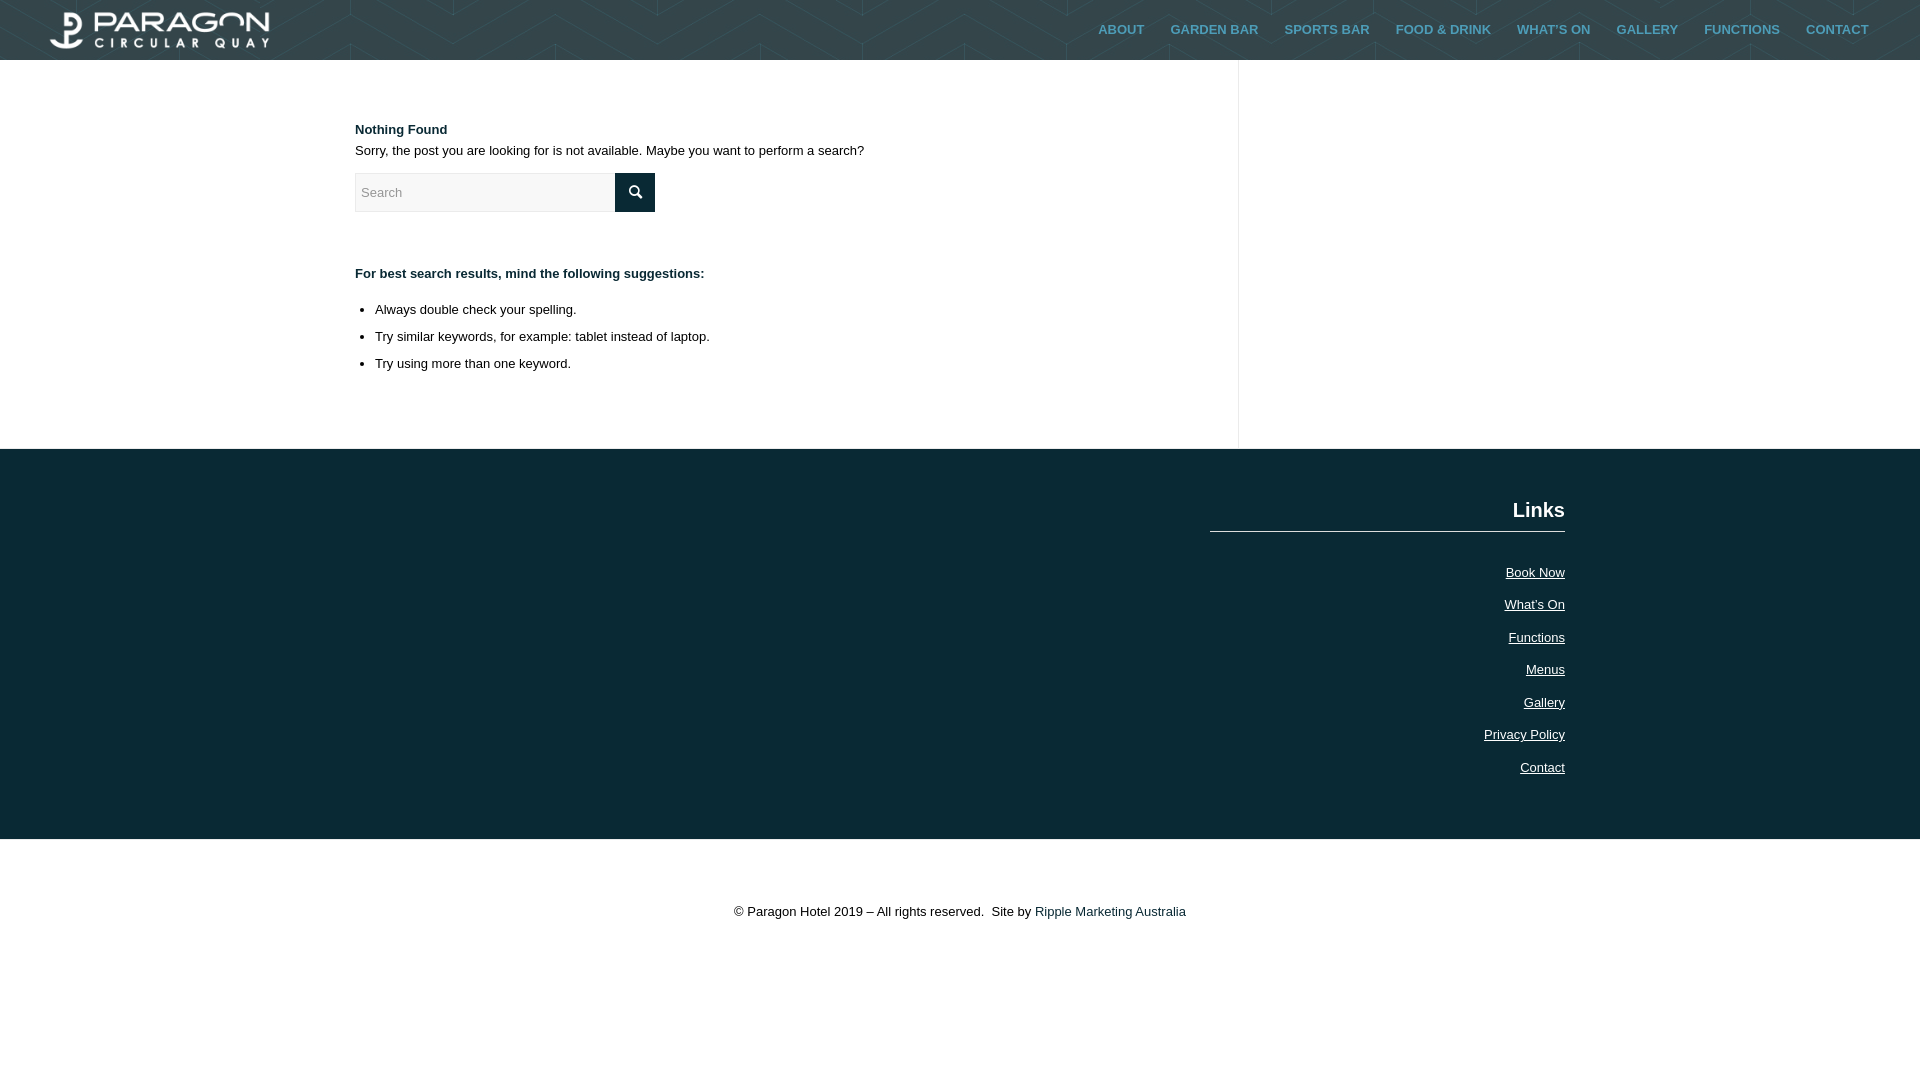 The width and height of the screenshot is (1920, 1080). I want to click on 'GALLERY', so click(1647, 30).